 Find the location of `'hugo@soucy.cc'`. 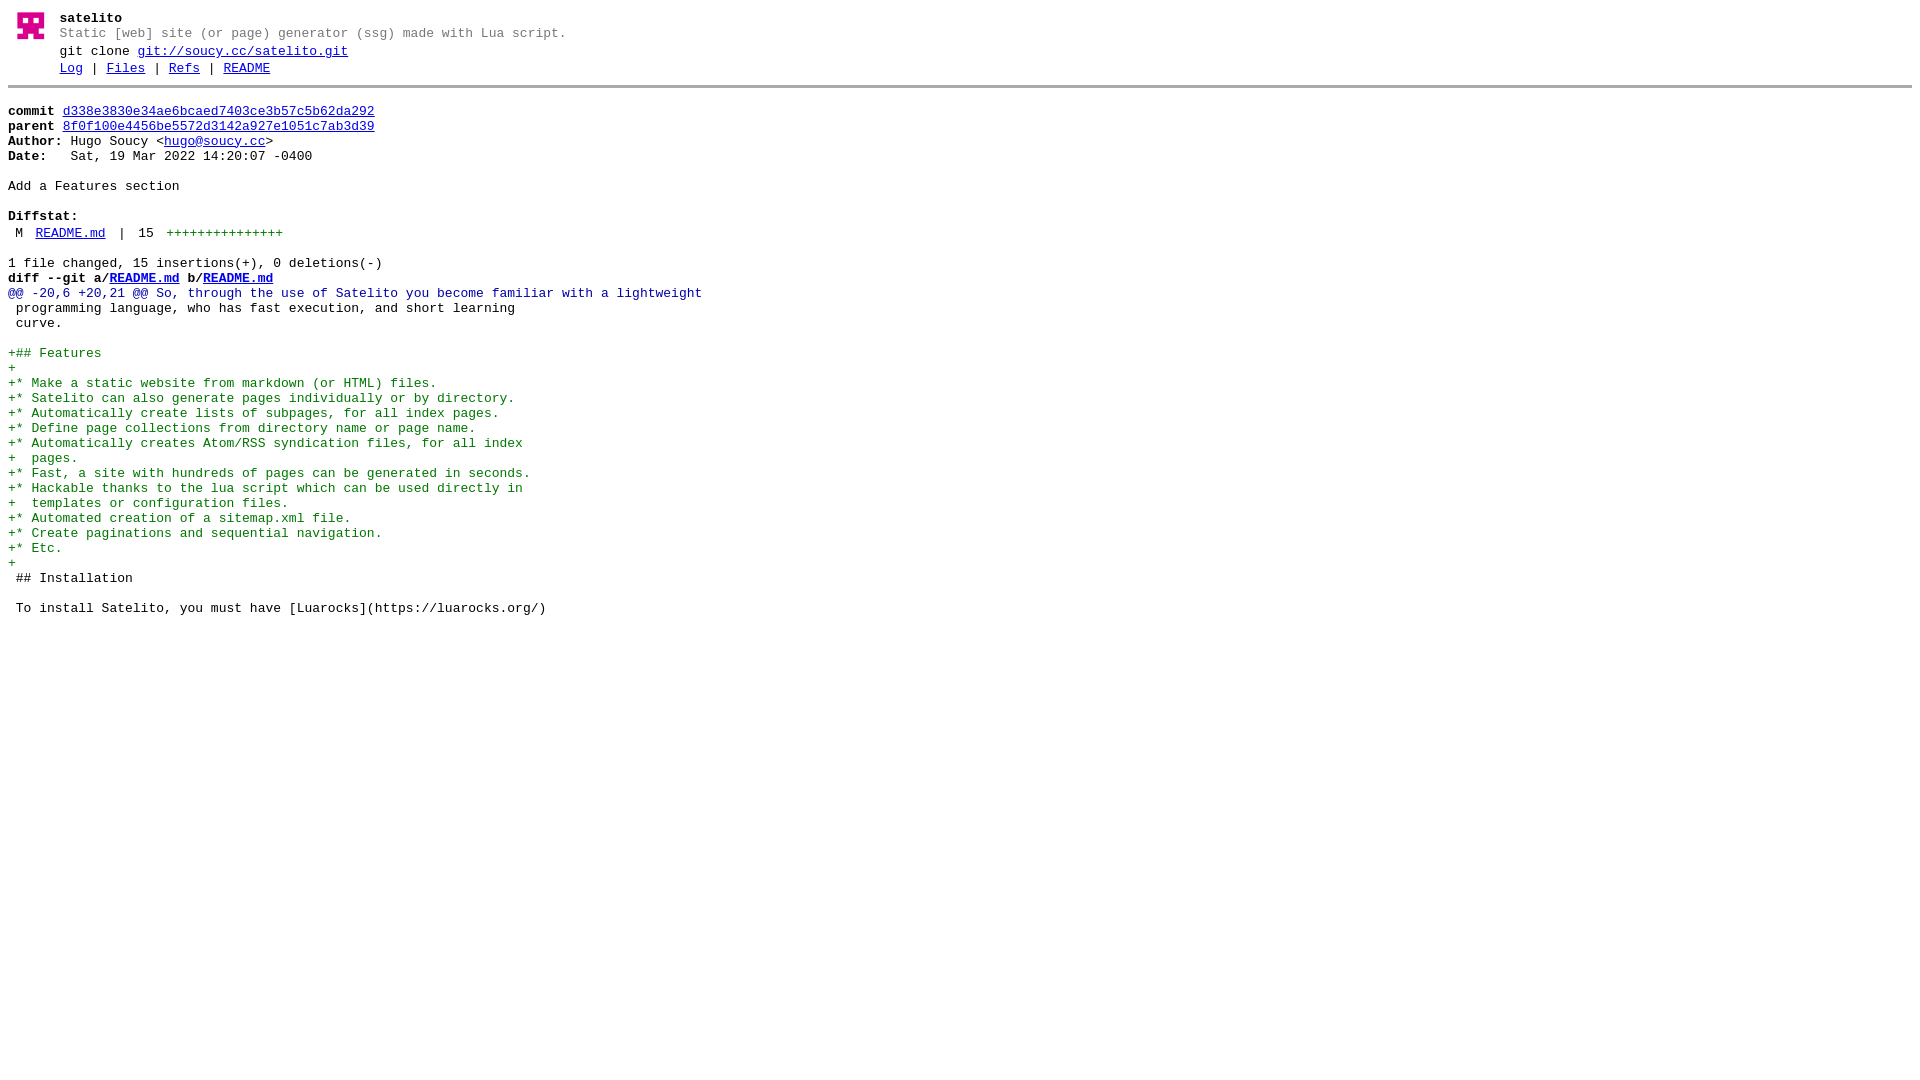

'hugo@soucy.cc' is located at coordinates (163, 140).